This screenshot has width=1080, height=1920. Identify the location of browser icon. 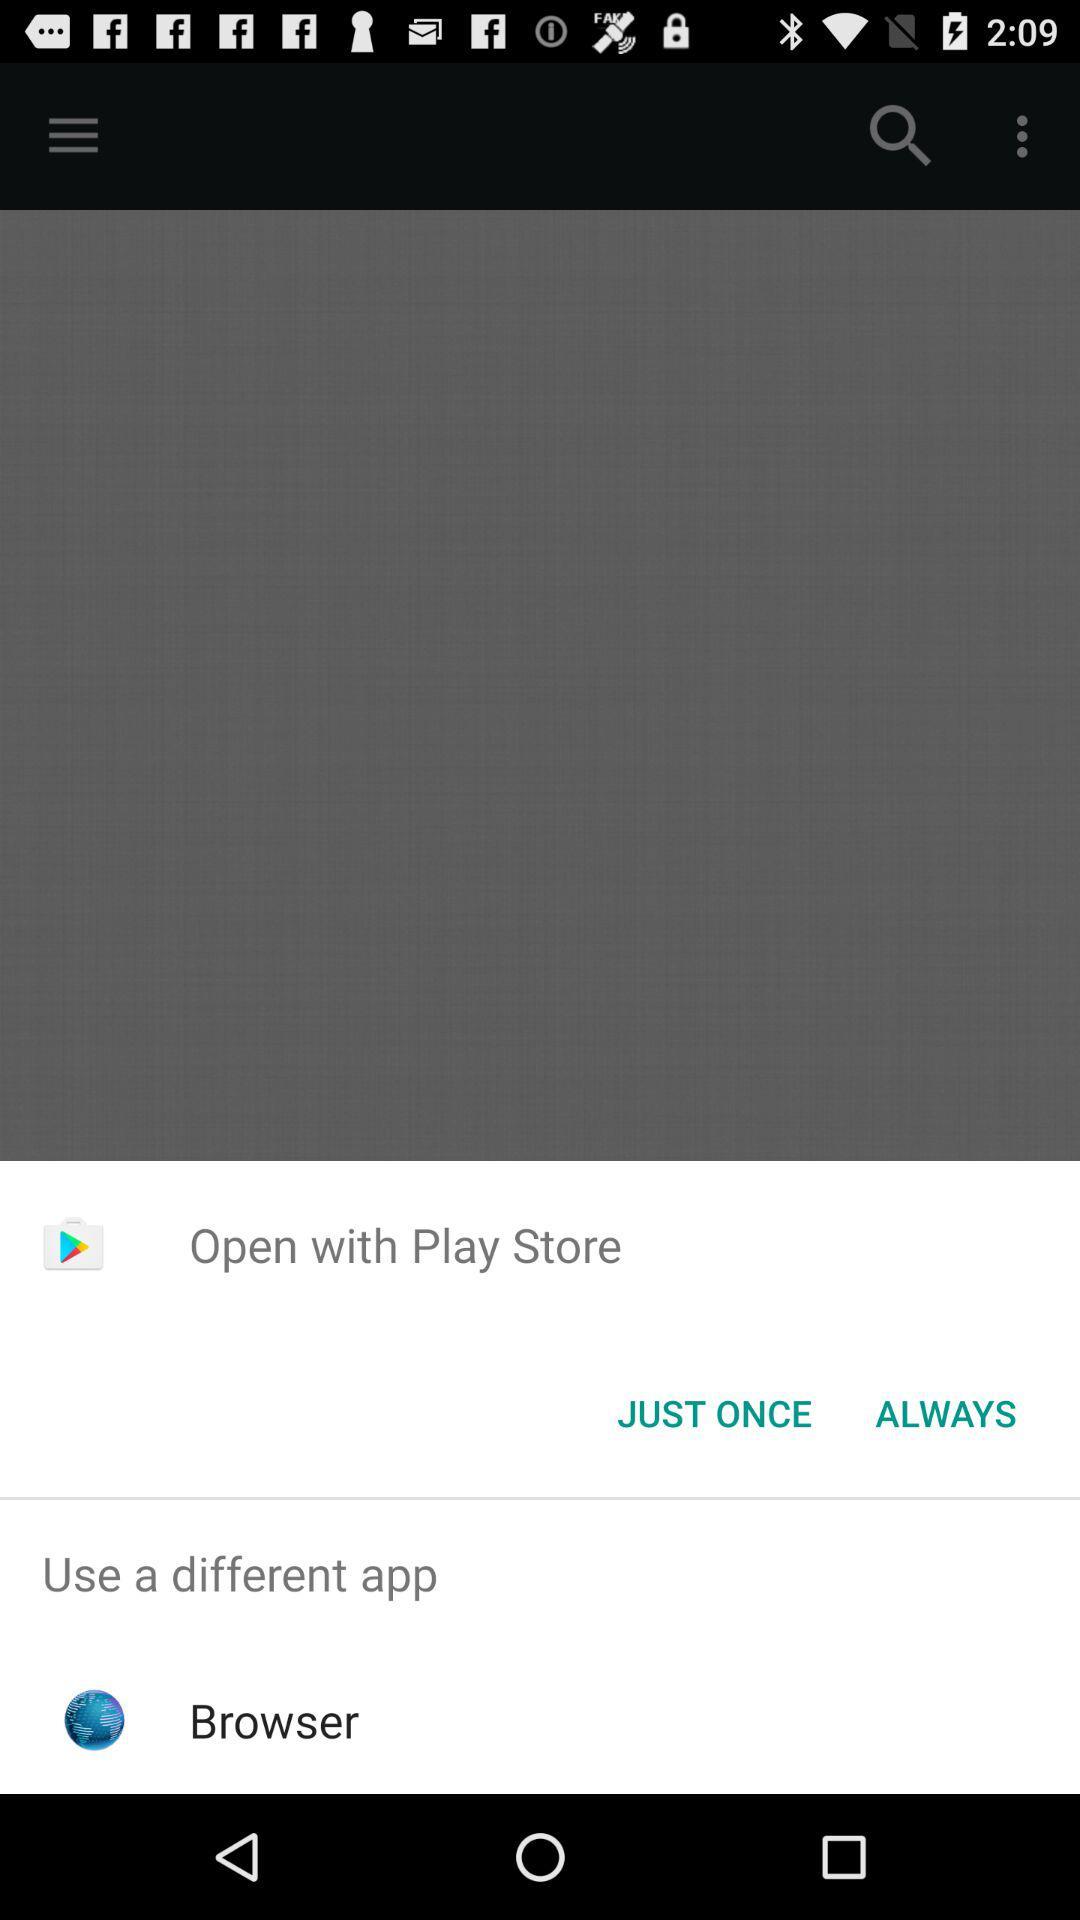
(274, 1719).